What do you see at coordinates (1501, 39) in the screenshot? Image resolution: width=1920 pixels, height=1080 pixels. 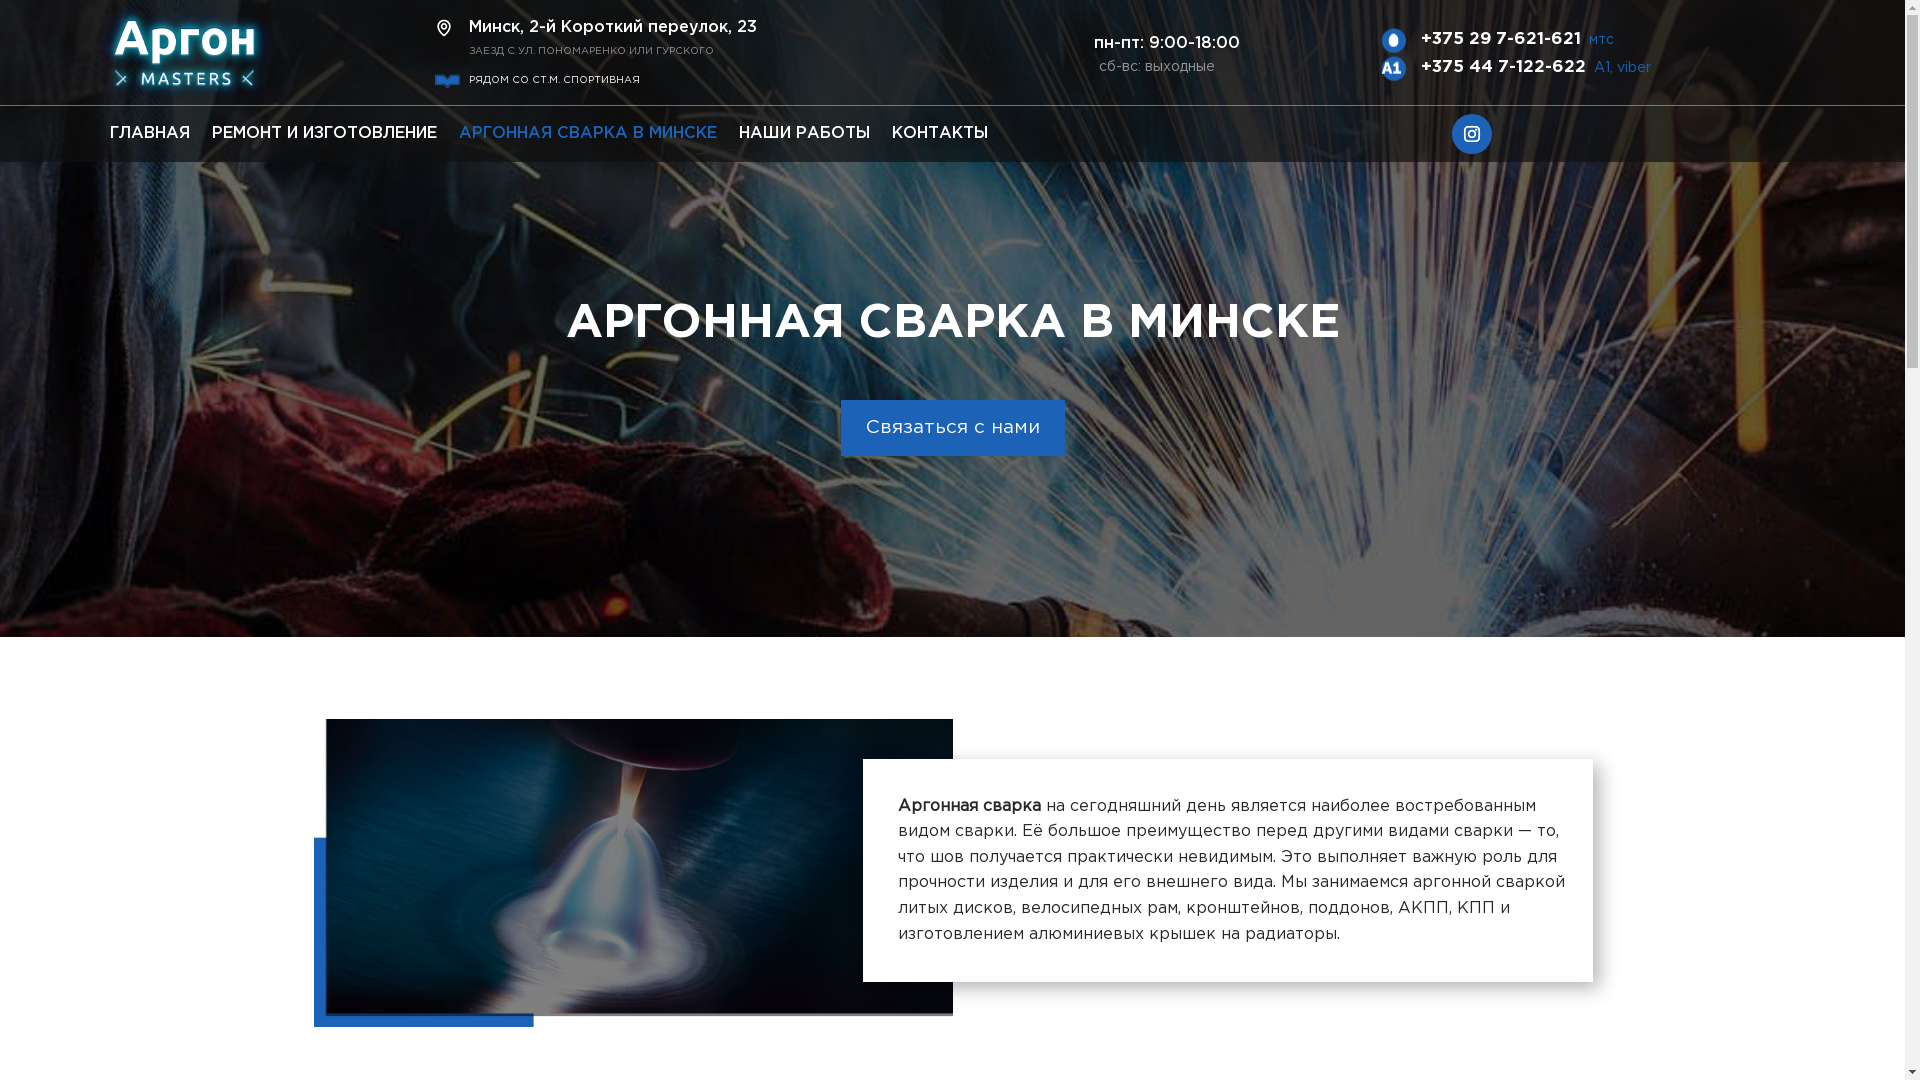 I see `'+375 29 7-621-621'` at bounding box center [1501, 39].